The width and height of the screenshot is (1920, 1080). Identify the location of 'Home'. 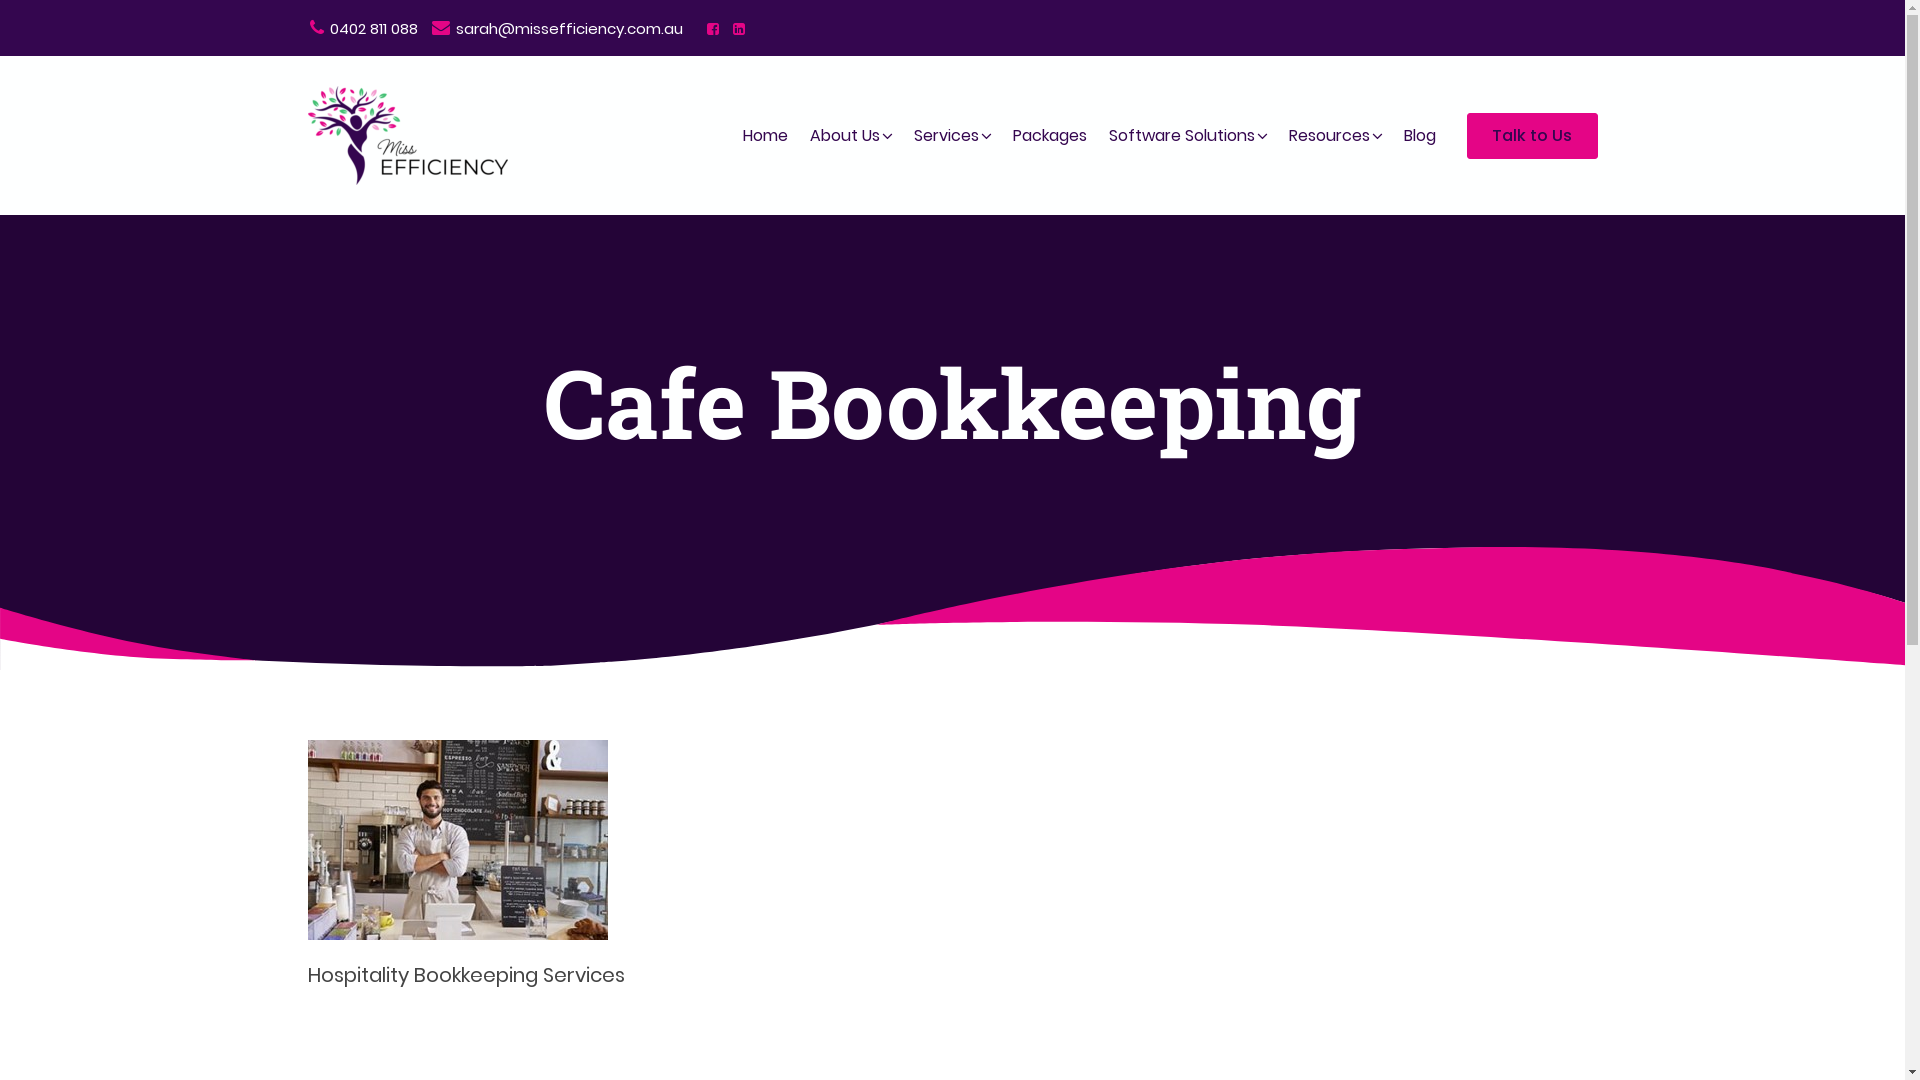
(764, 135).